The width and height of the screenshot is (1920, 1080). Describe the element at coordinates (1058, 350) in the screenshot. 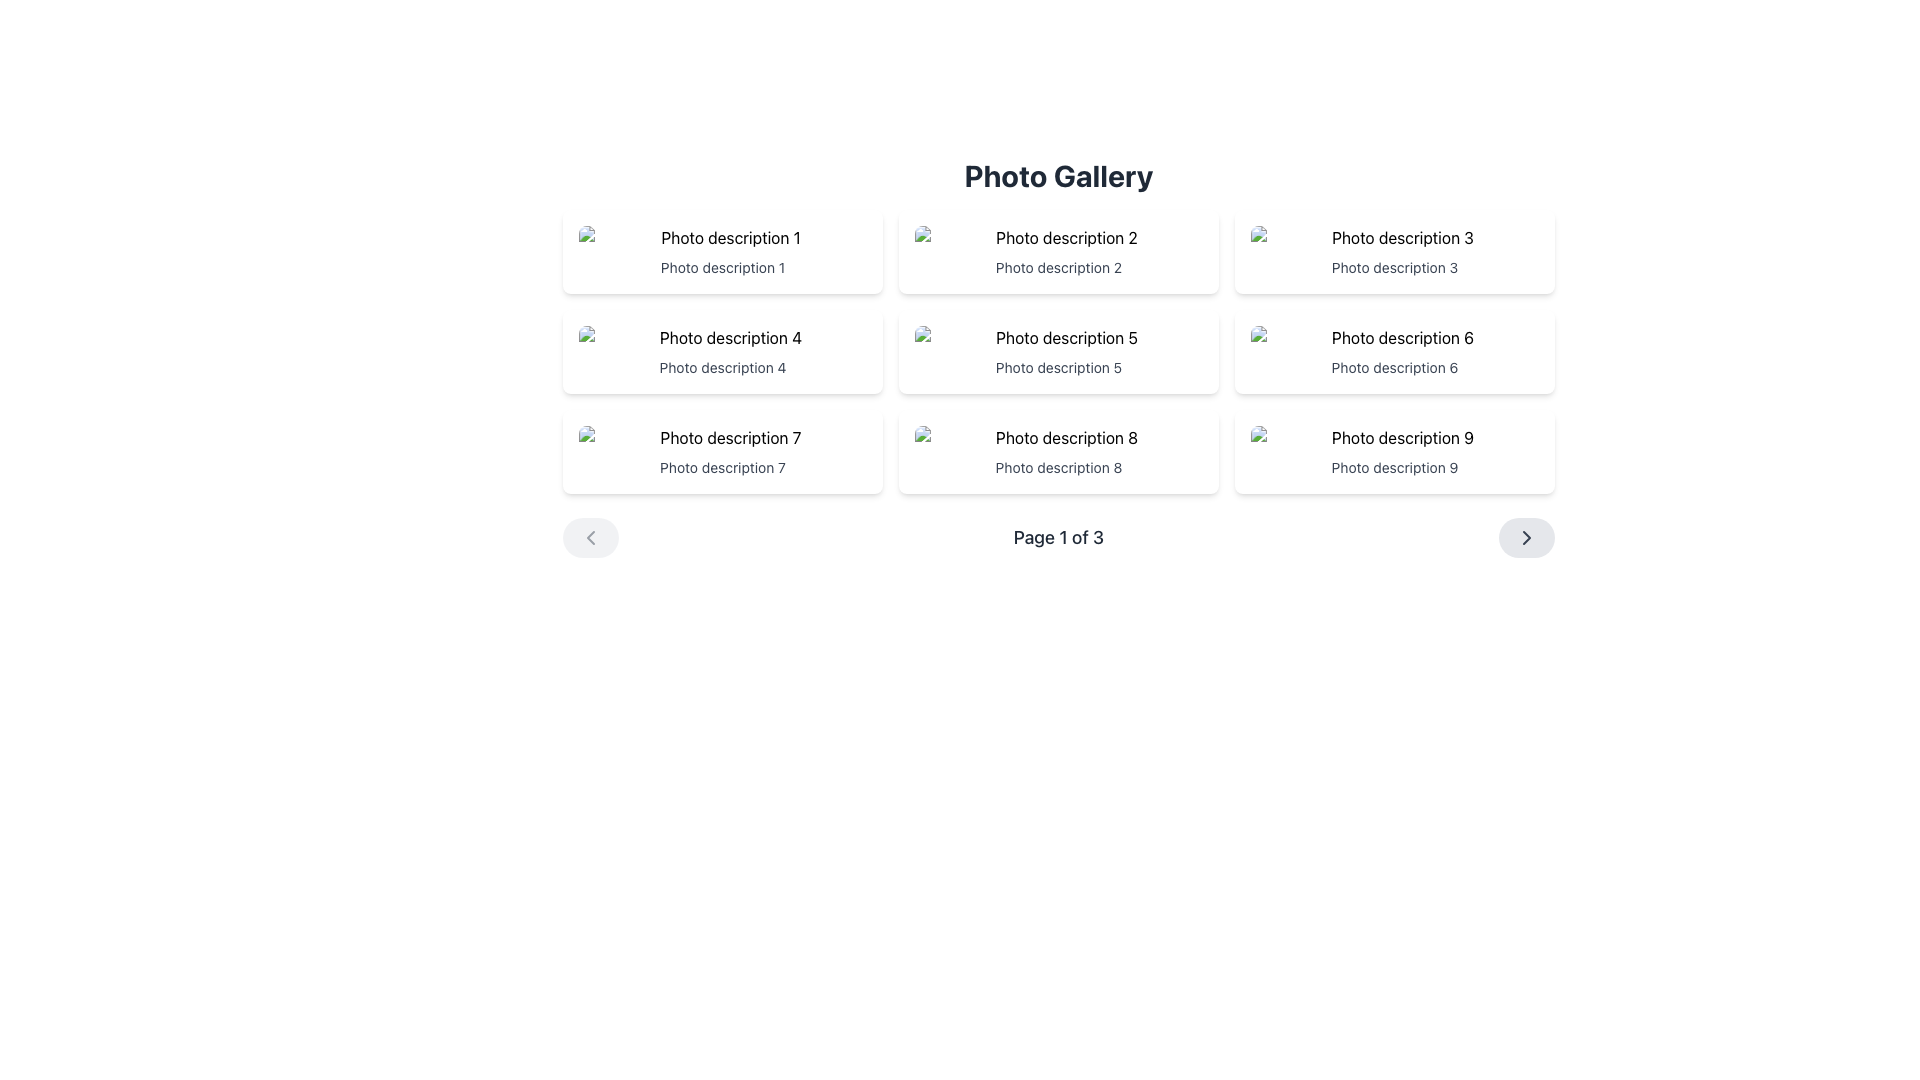

I see `the card element with rounded corners and a white background, containing the text 'Photo description 5', located in the center of the second row of a 3x3 grid` at that location.